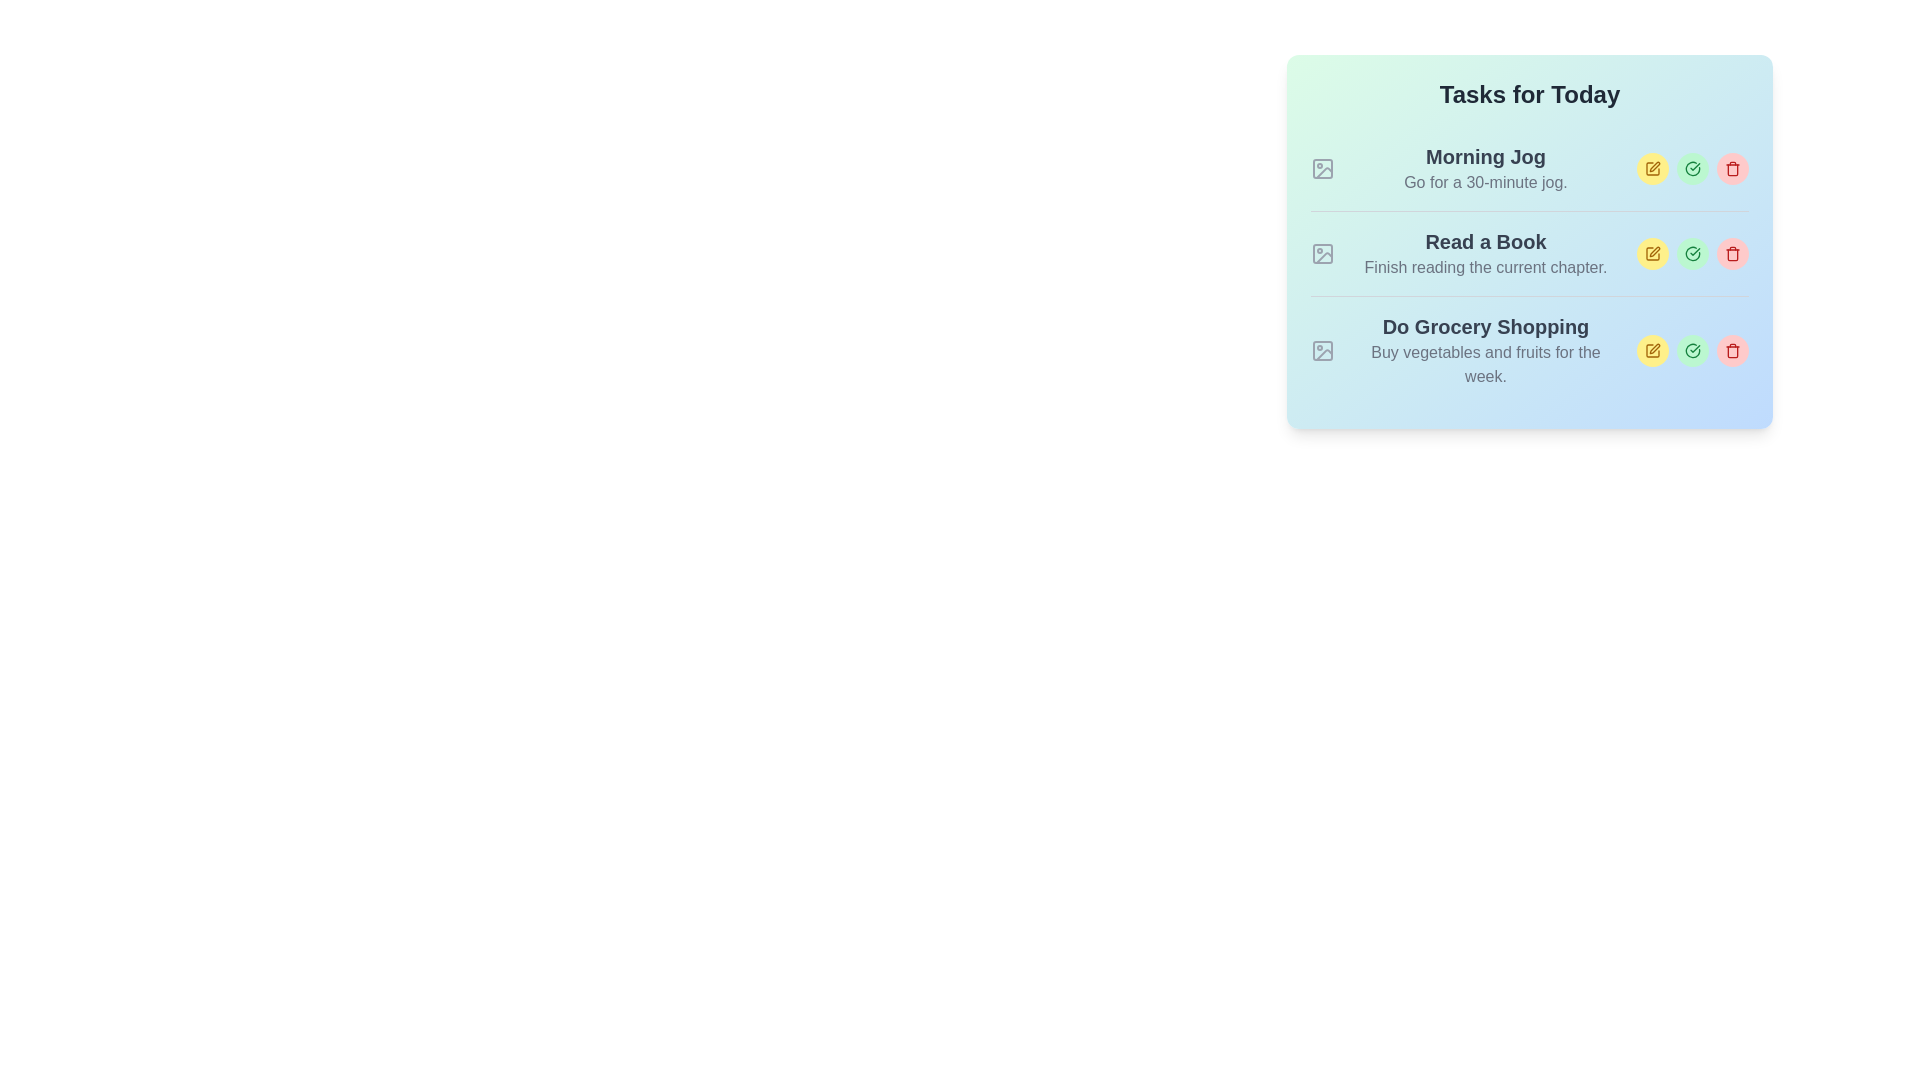 This screenshot has height=1080, width=1920. Describe the element at coordinates (1652, 168) in the screenshot. I see `the square-shaped icon button with a pen symbol in the lower right corner, styled with a yellow background, located next to the 'Morning Jog' task in the task list` at that location.